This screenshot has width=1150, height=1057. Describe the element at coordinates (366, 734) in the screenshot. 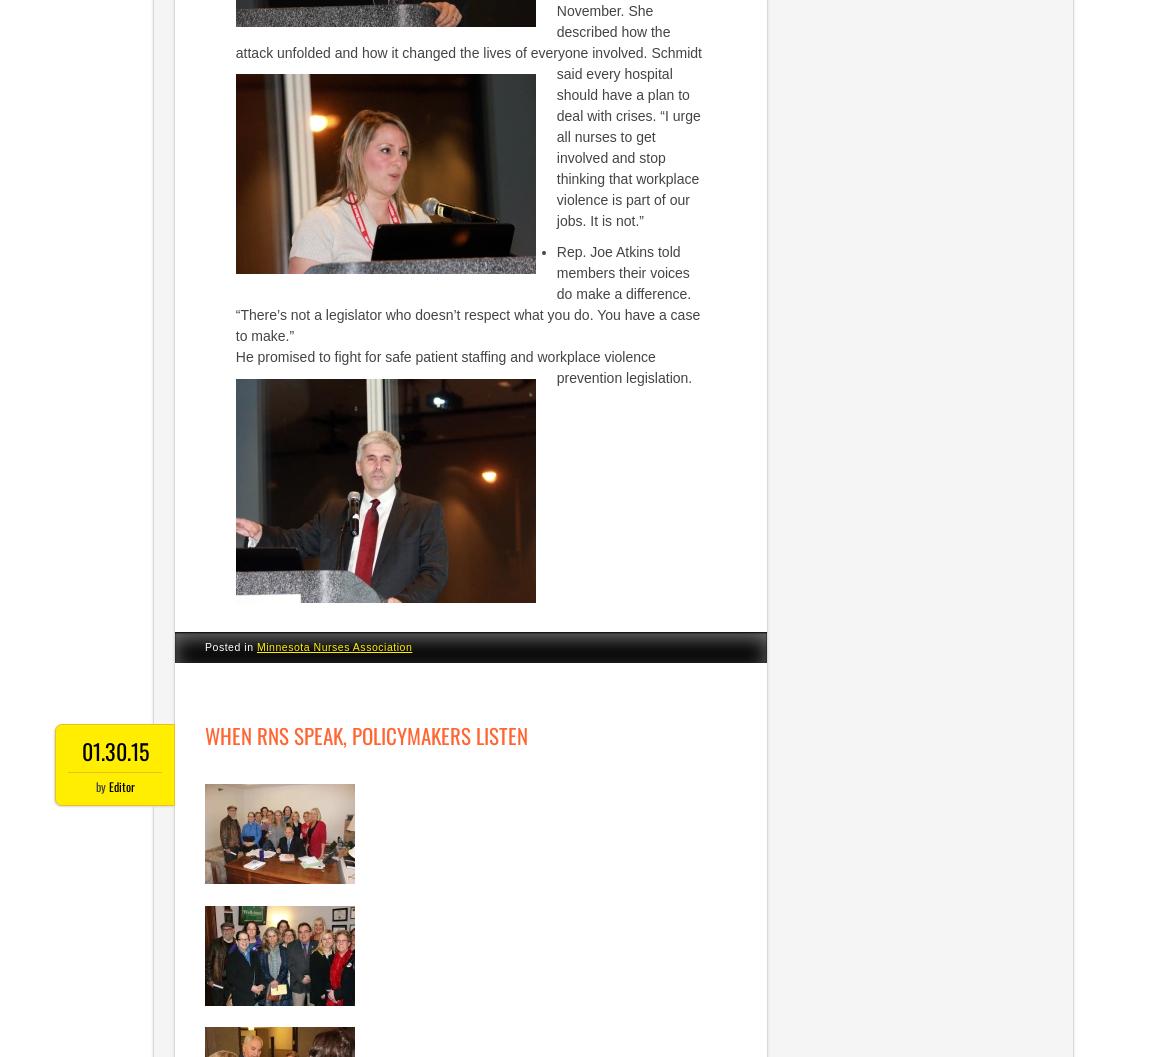

I see `'When RNs speak, policymakers listen'` at that location.